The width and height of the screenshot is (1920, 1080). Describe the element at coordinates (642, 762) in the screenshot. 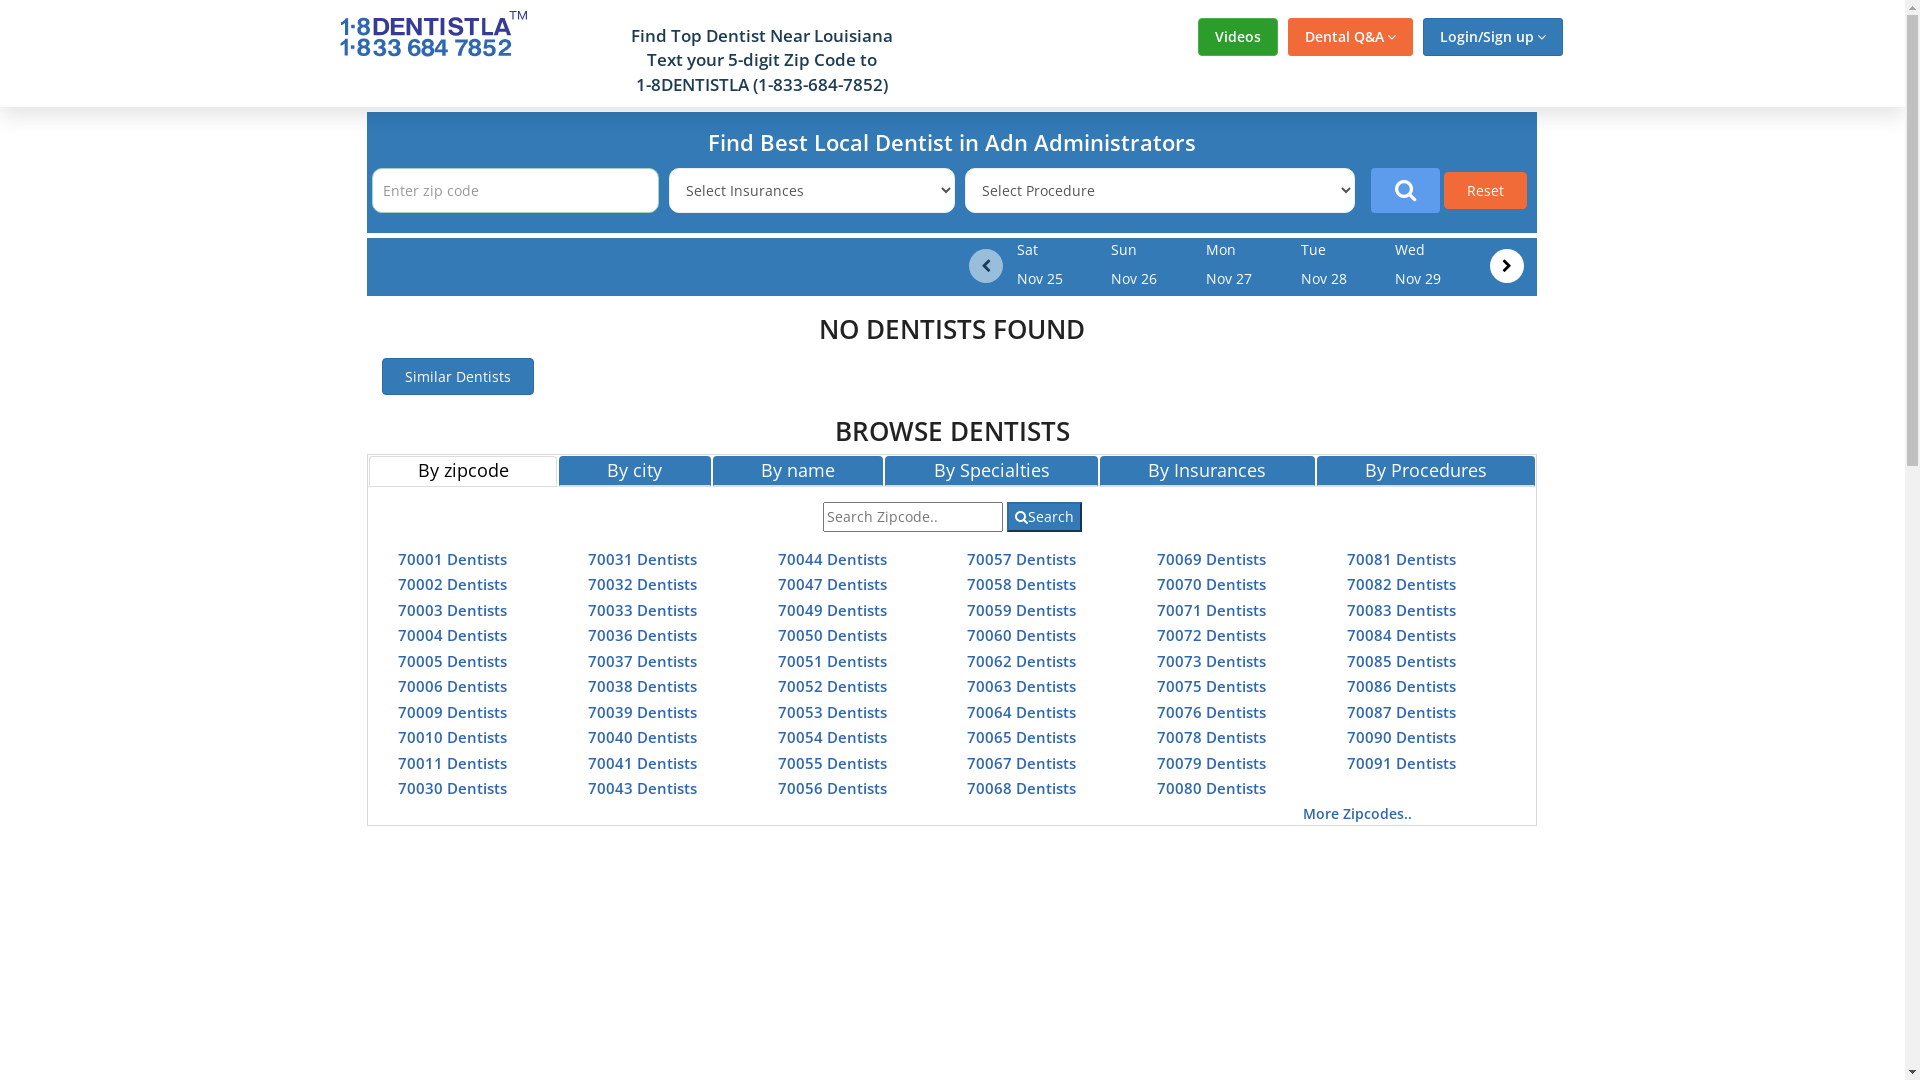

I see `'70041 Dentists'` at that location.